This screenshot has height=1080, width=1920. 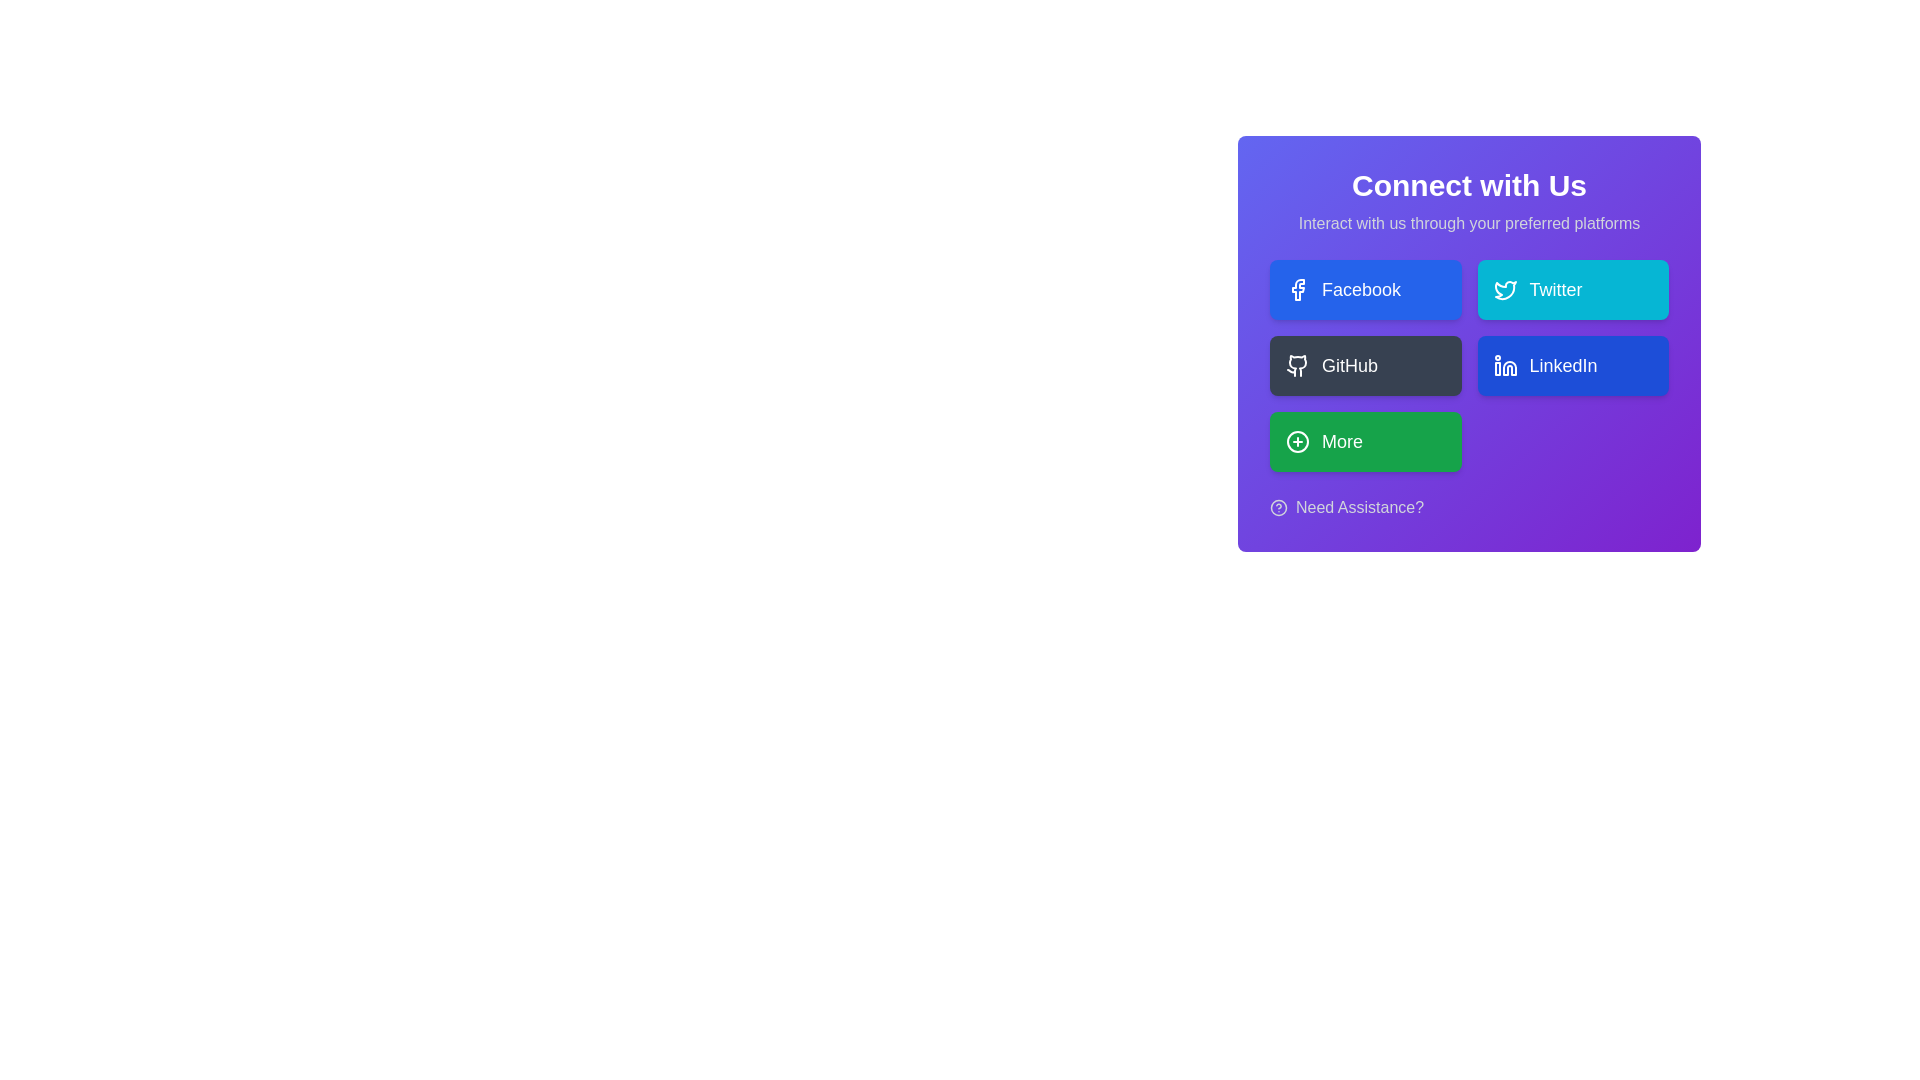 I want to click on the LinkedIn icon, so click(x=1505, y=366).